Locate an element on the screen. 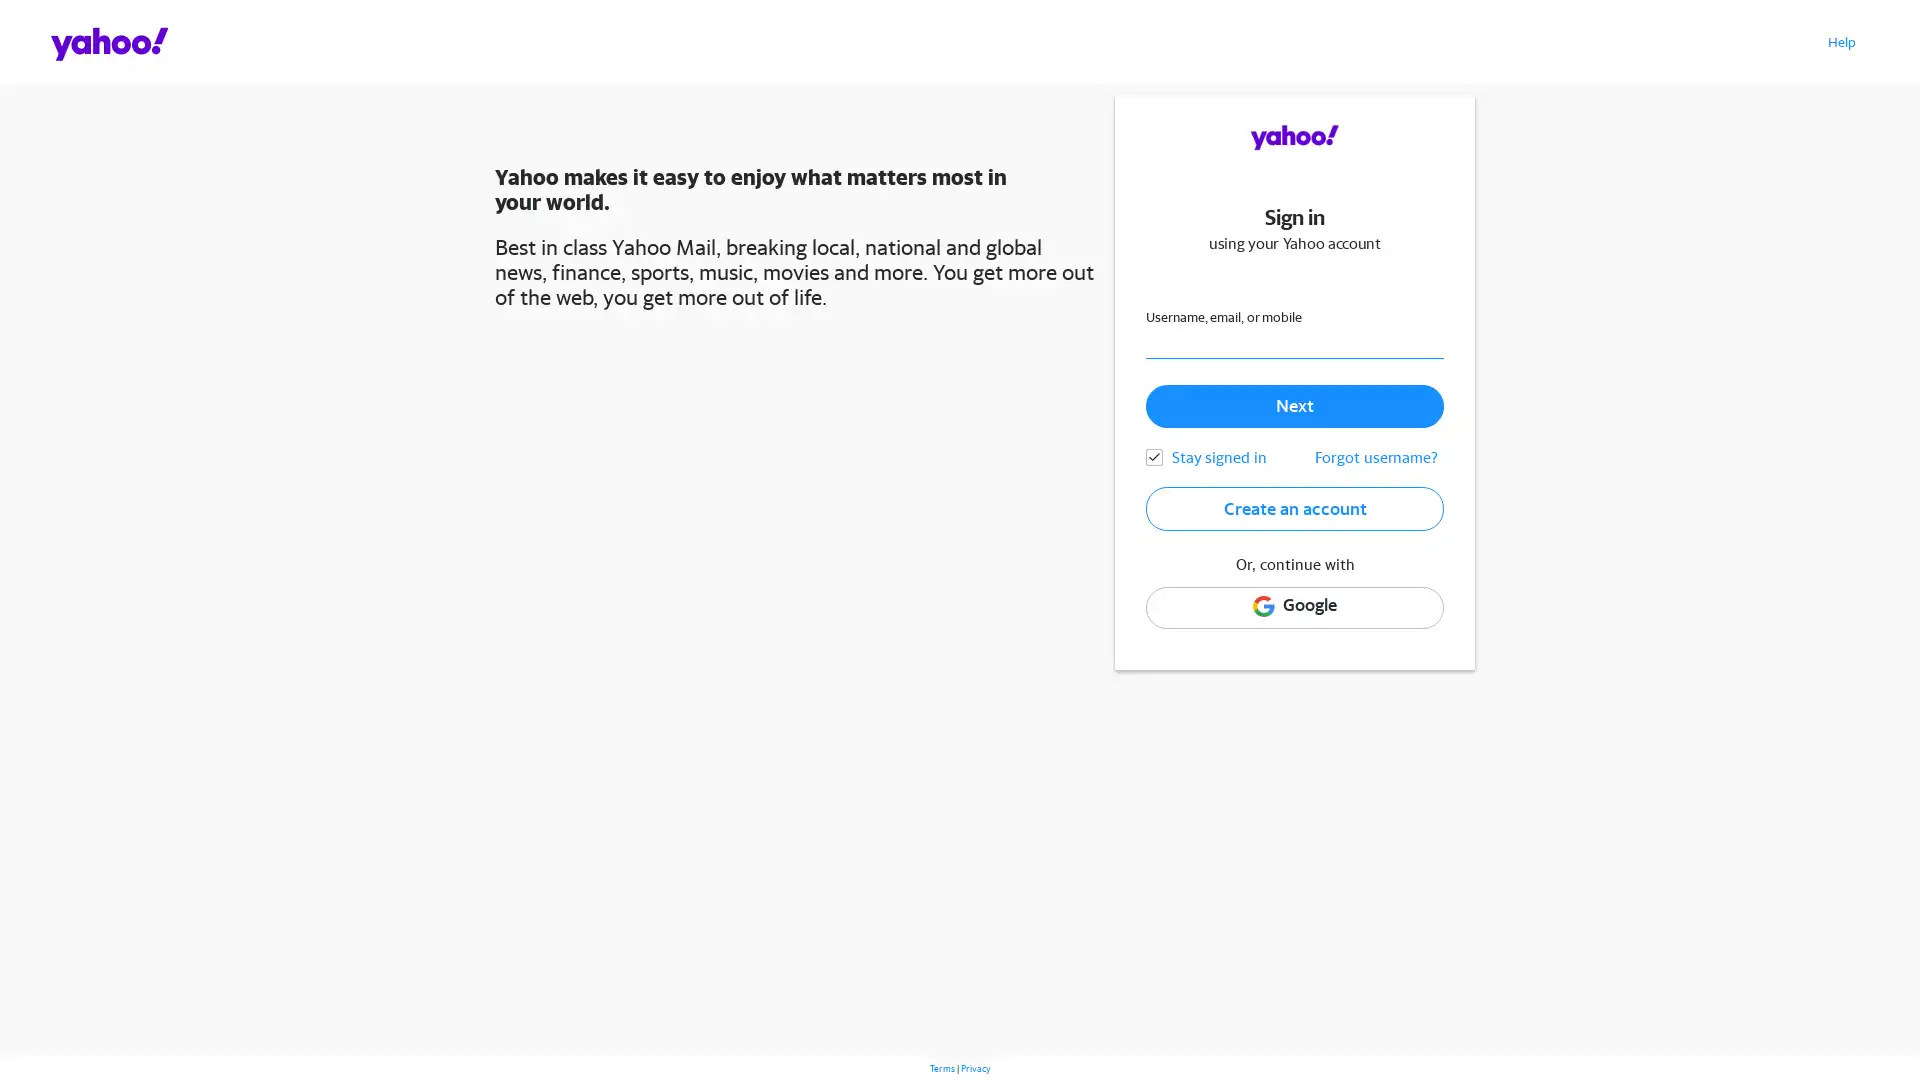 The width and height of the screenshot is (1920, 1080). Google is located at coordinates (1294, 606).